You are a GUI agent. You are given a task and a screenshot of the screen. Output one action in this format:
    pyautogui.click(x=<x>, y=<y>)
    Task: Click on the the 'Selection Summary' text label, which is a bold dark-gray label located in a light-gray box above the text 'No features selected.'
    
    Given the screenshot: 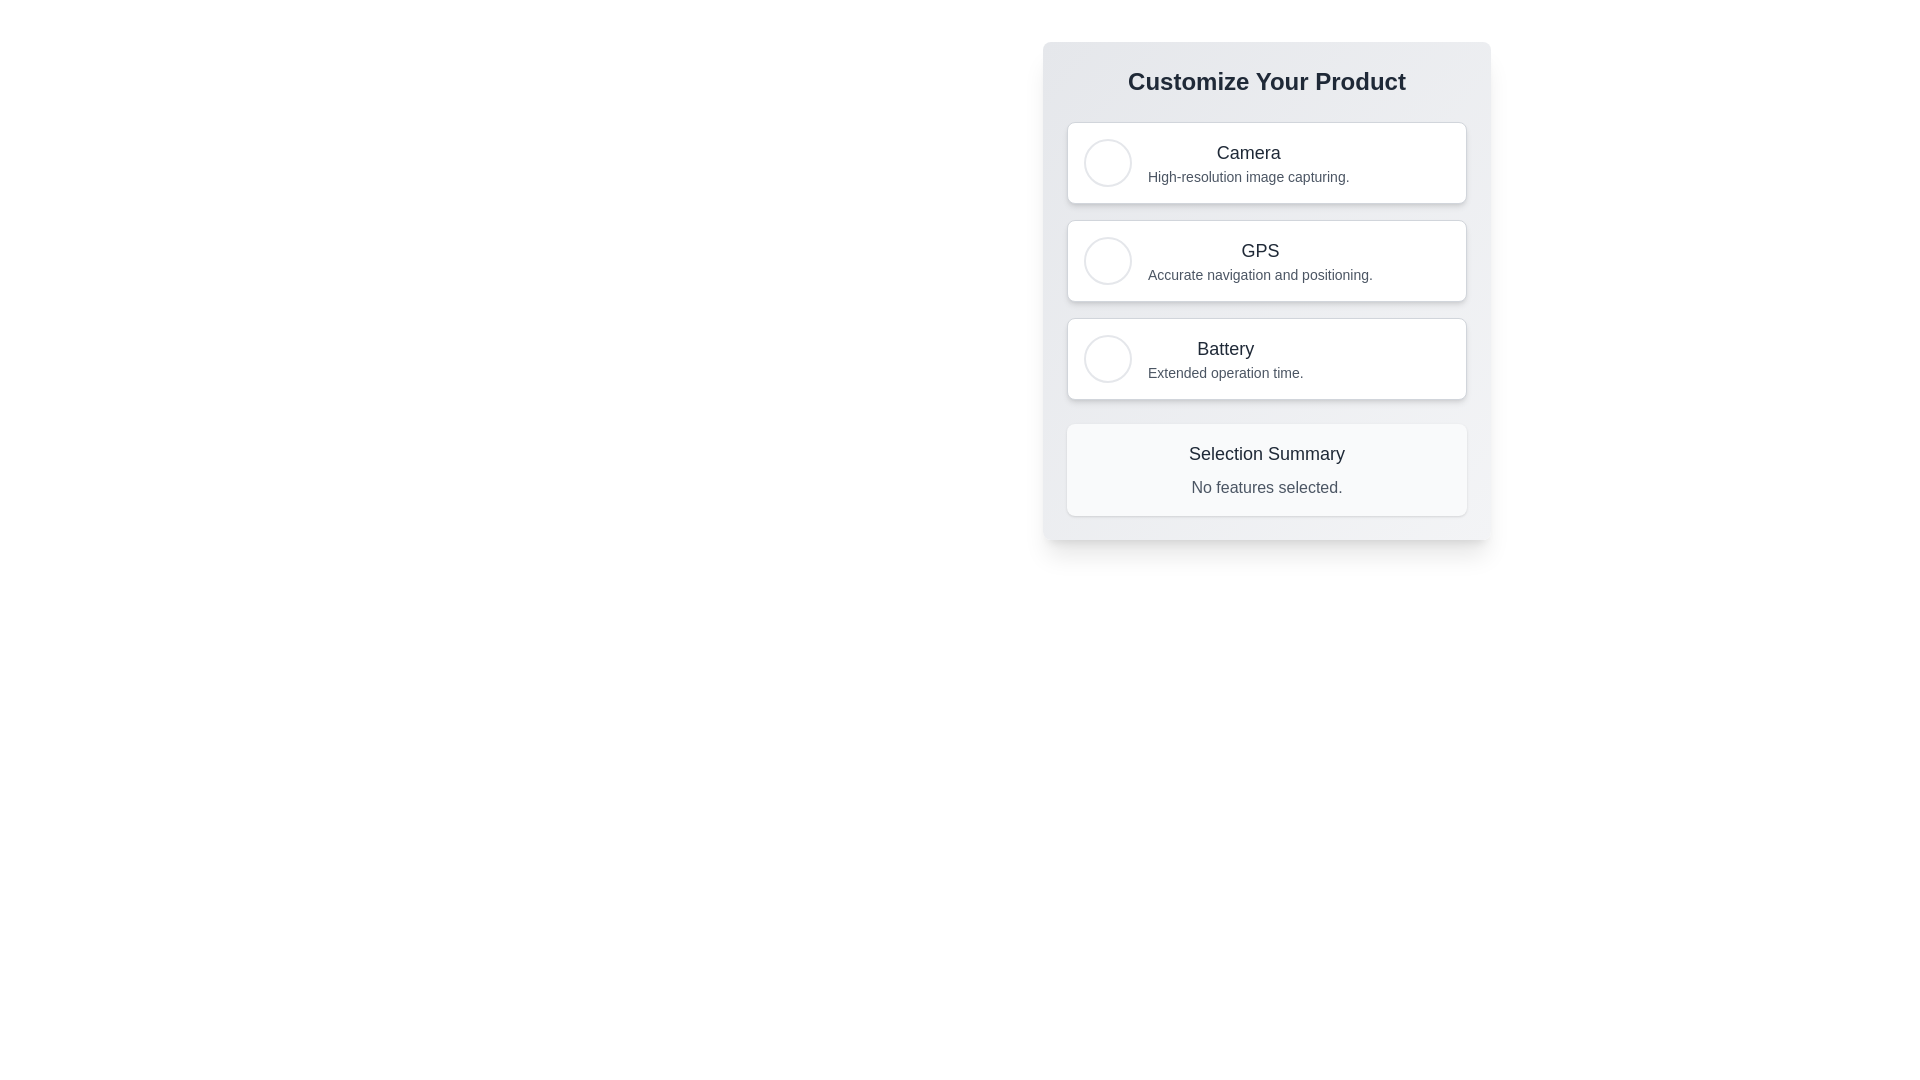 What is the action you would take?
    pyautogui.click(x=1266, y=454)
    